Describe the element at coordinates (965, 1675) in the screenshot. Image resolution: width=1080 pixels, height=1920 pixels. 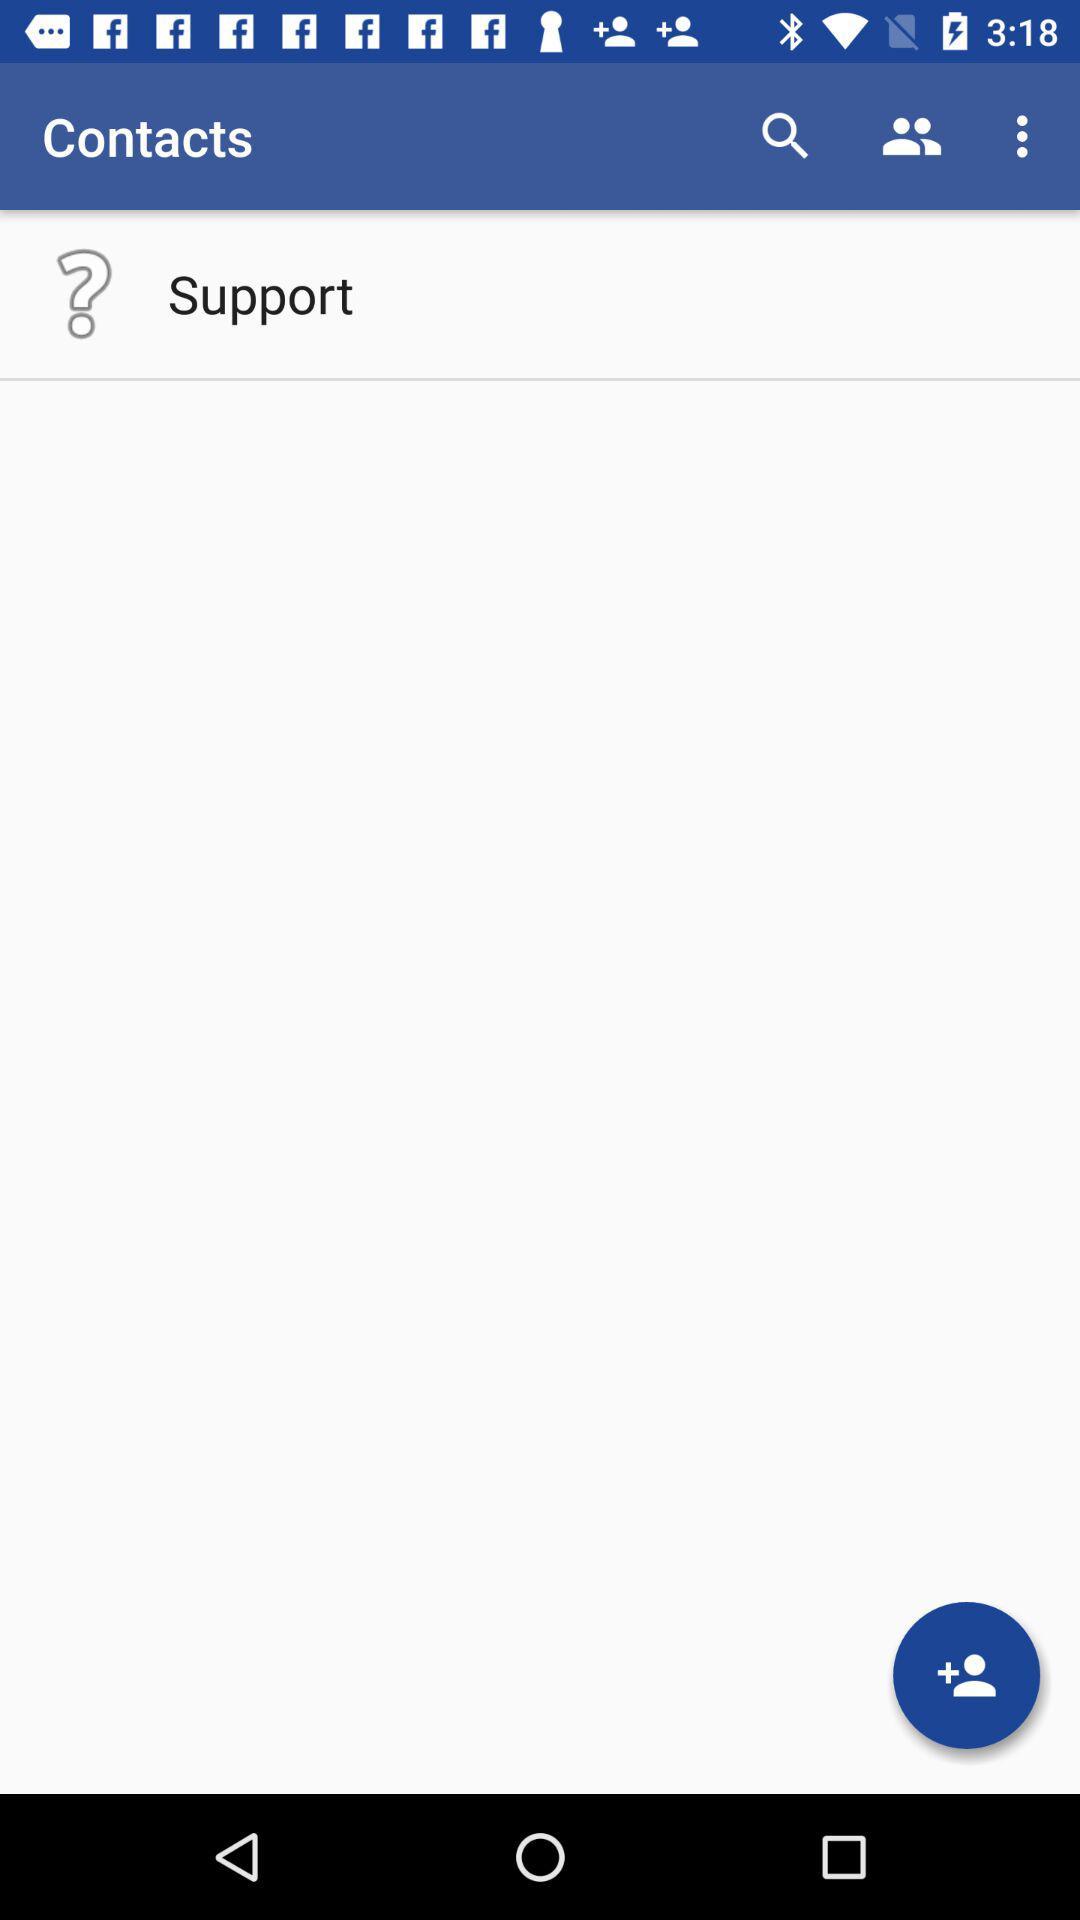
I see `contact` at that location.